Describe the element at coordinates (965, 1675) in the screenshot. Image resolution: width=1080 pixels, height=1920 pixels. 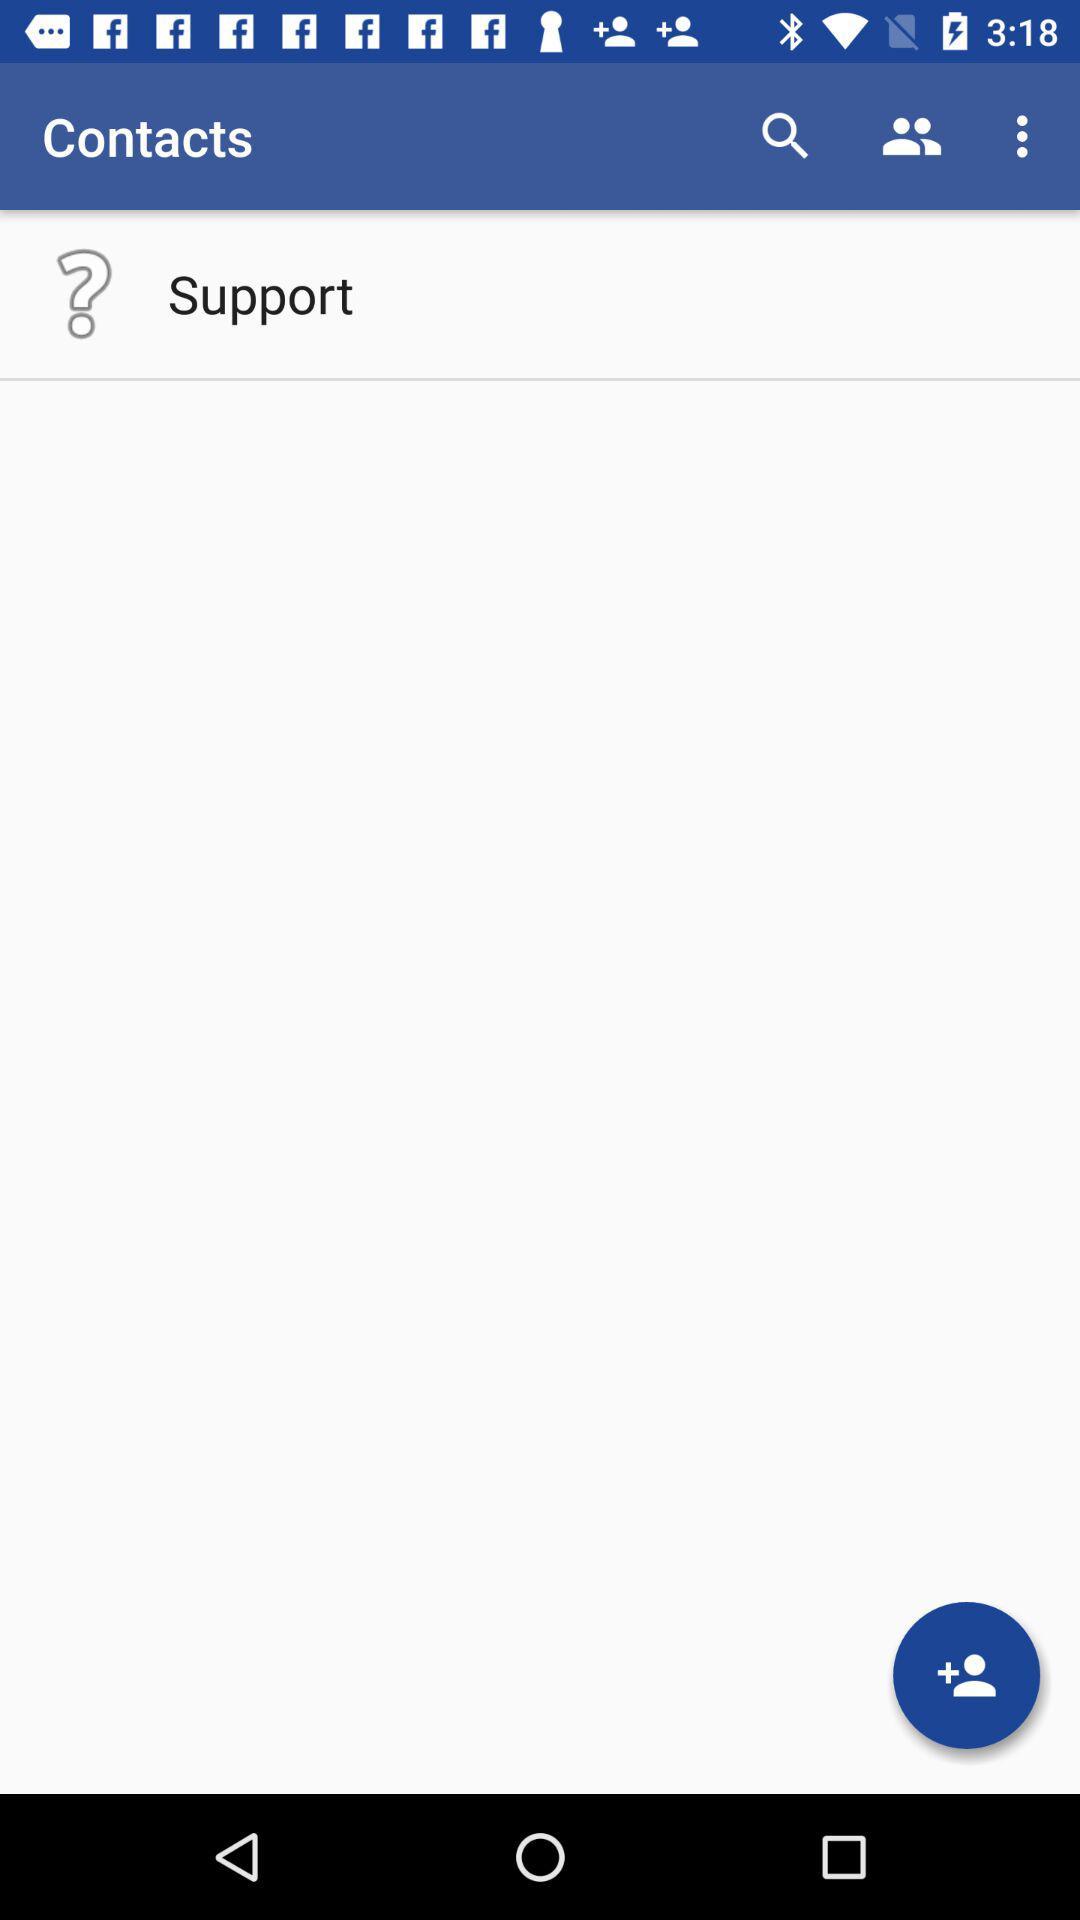
I see `contact` at that location.